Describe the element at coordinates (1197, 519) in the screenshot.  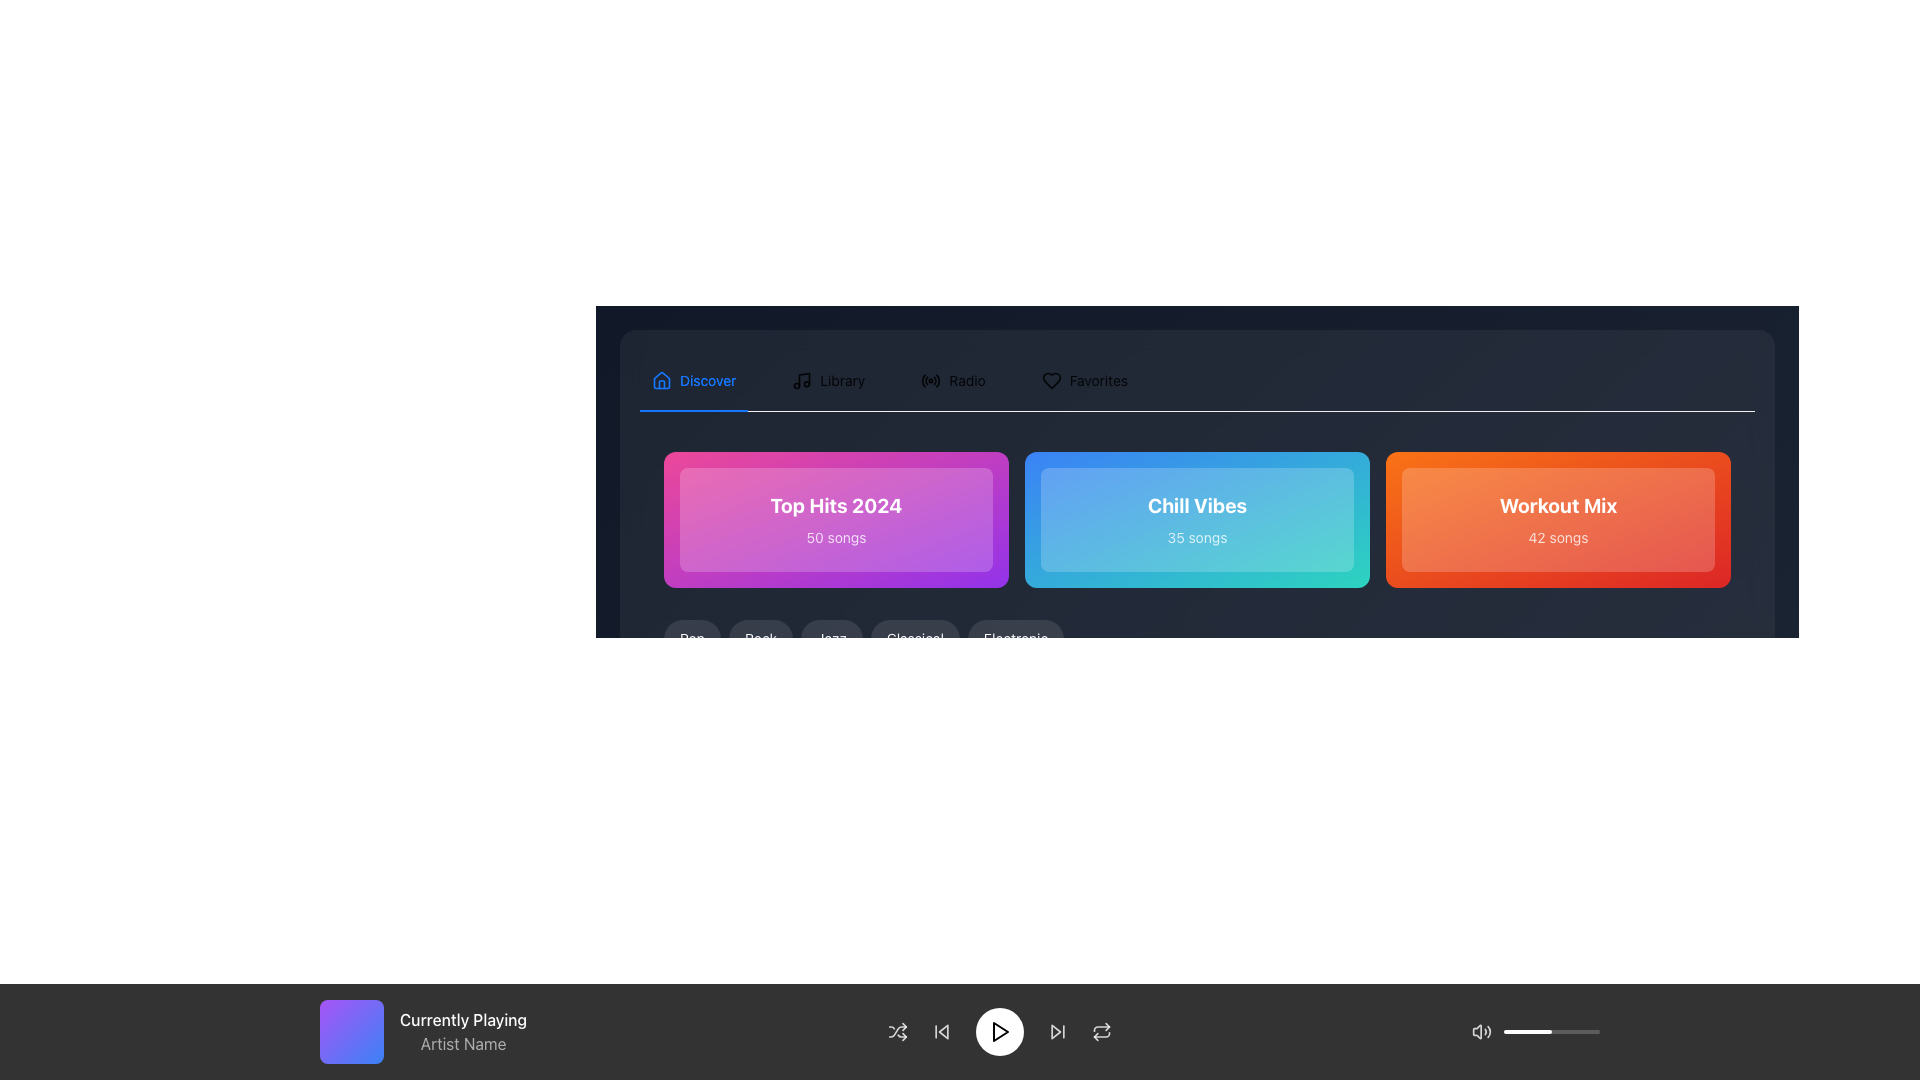
I see `the 'Chill Vibes' card, which is a rectangular card with a gradient blue background and features bold white text at the top and smaller white text below` at that location.